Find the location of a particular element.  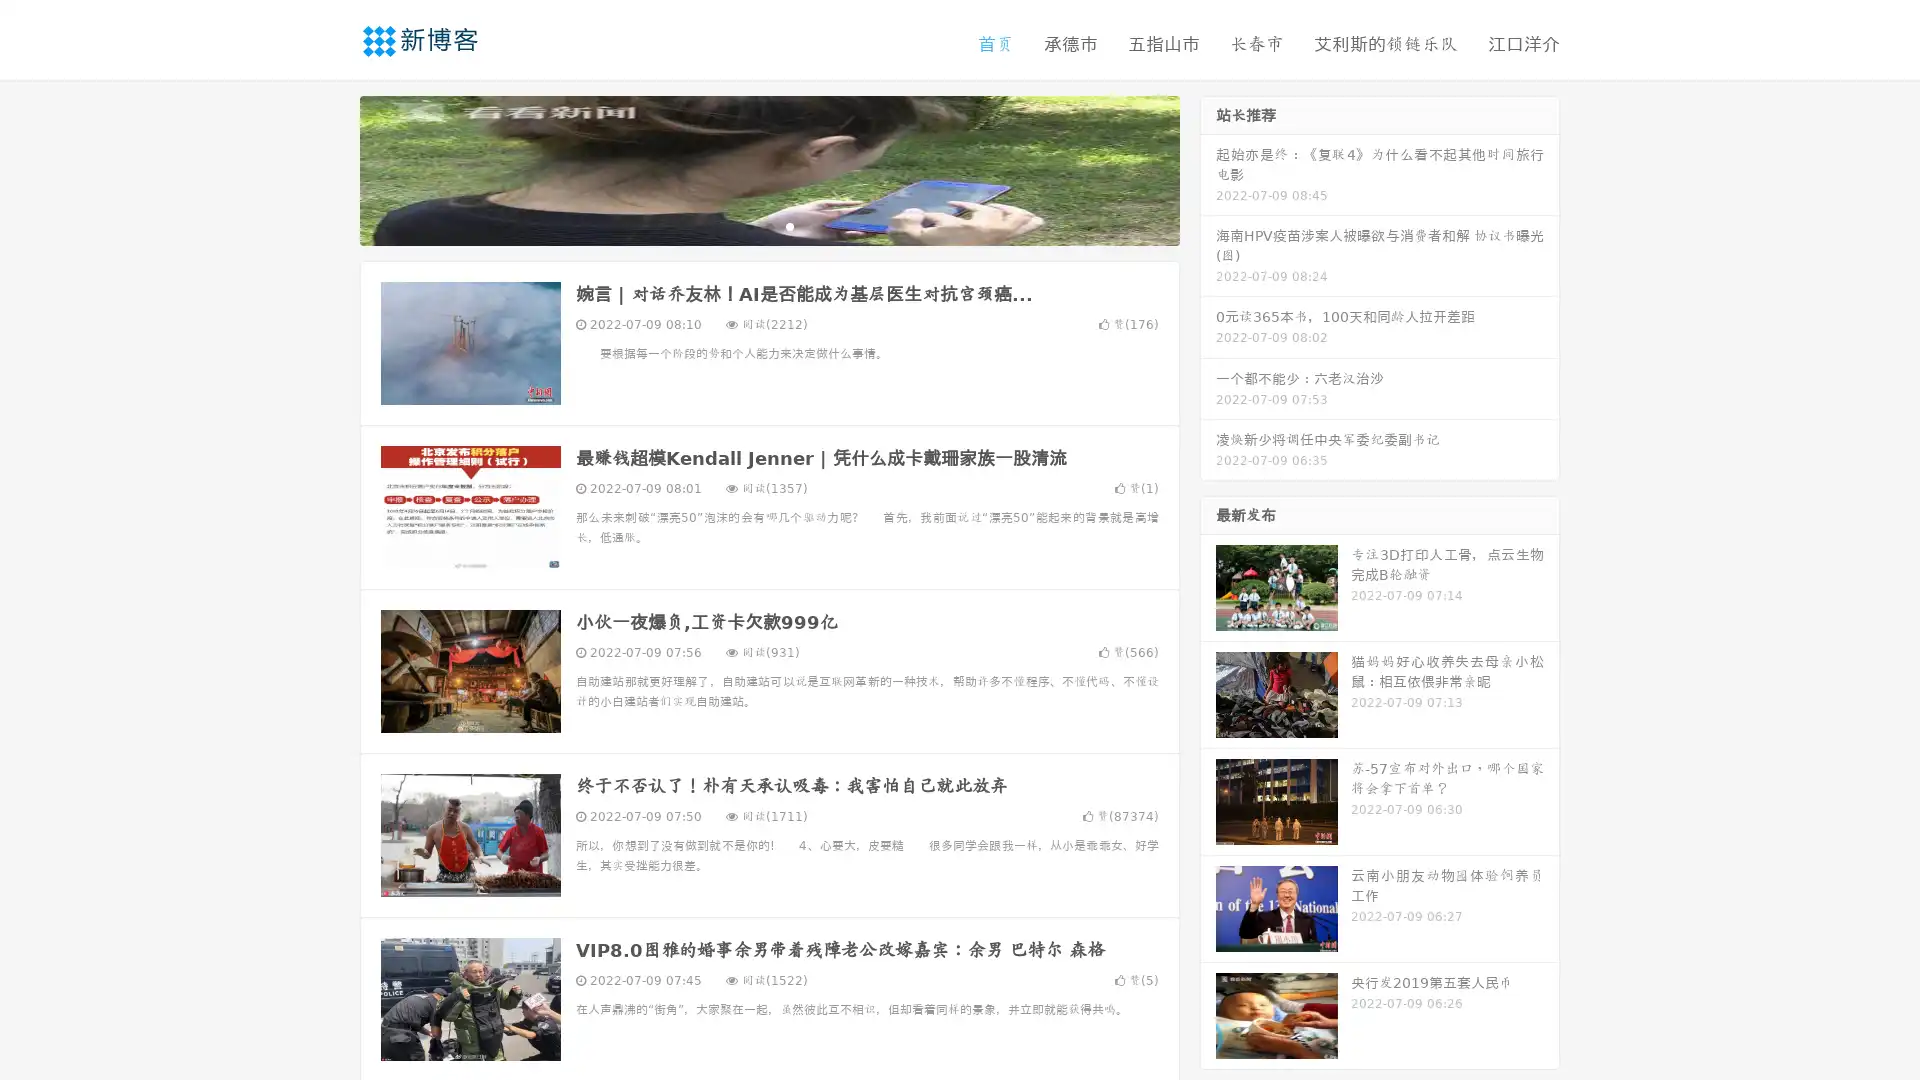

Go to slide 2 is located at coordinates (768, 225).